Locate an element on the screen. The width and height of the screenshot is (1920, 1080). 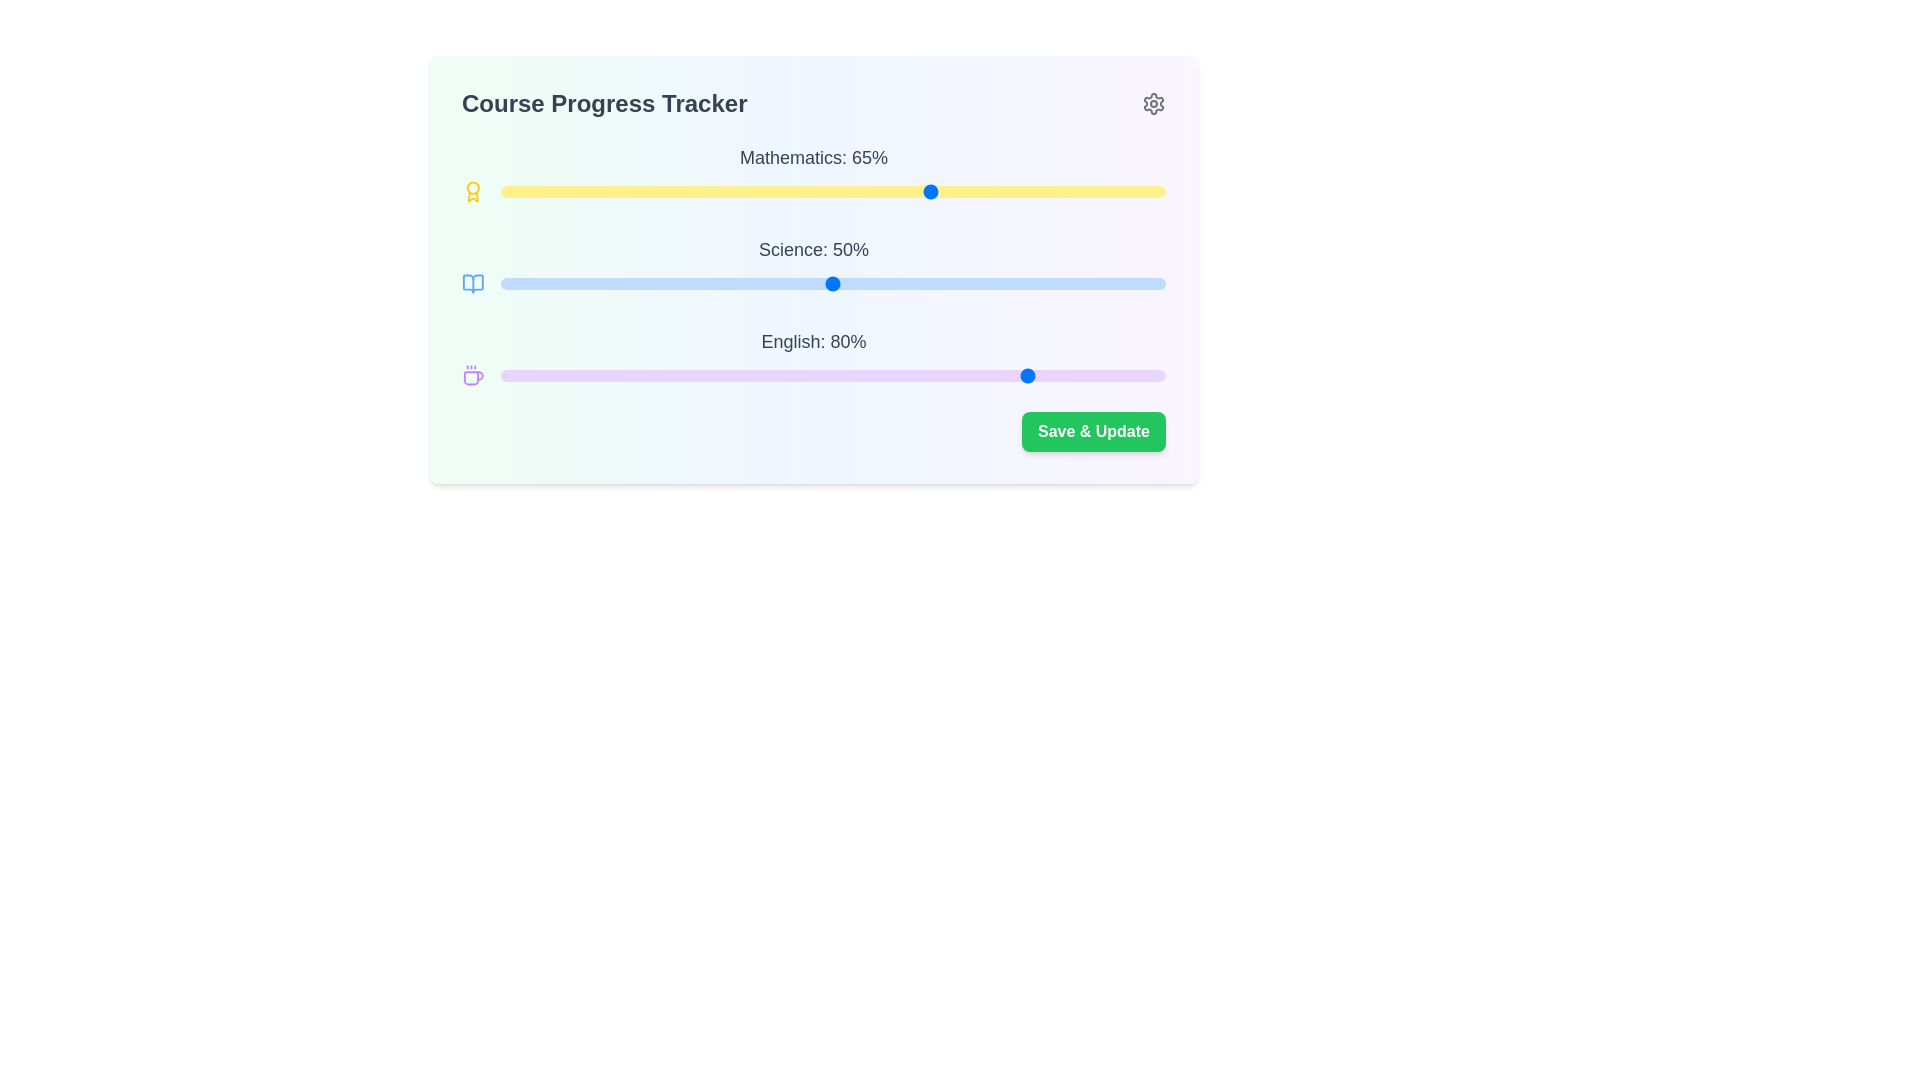
the award ribbon icon, which is styled with a yellow hue and represents achievement, located to the left of the horizontal progress bar labeled 'Mathematics: 65%' is located at coordinates (472, 192).